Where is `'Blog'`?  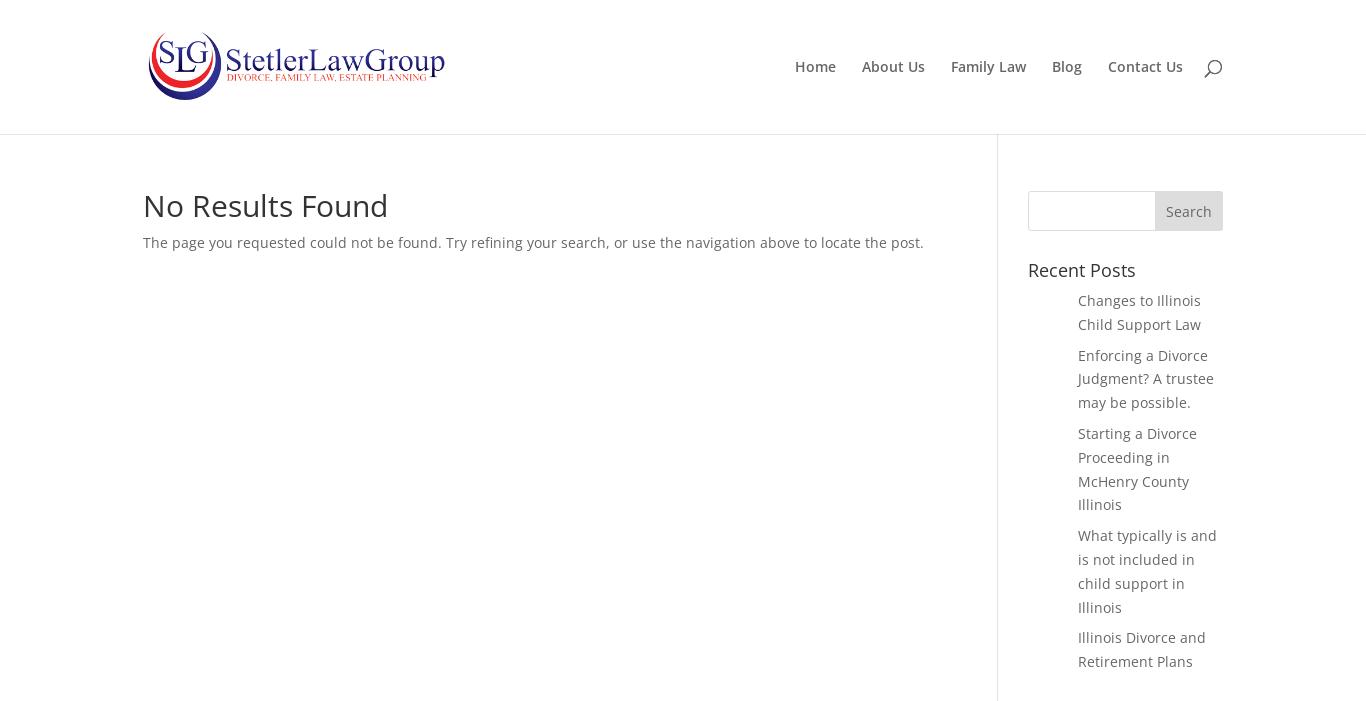 'Blog' is located at coordinates (1050, 65).